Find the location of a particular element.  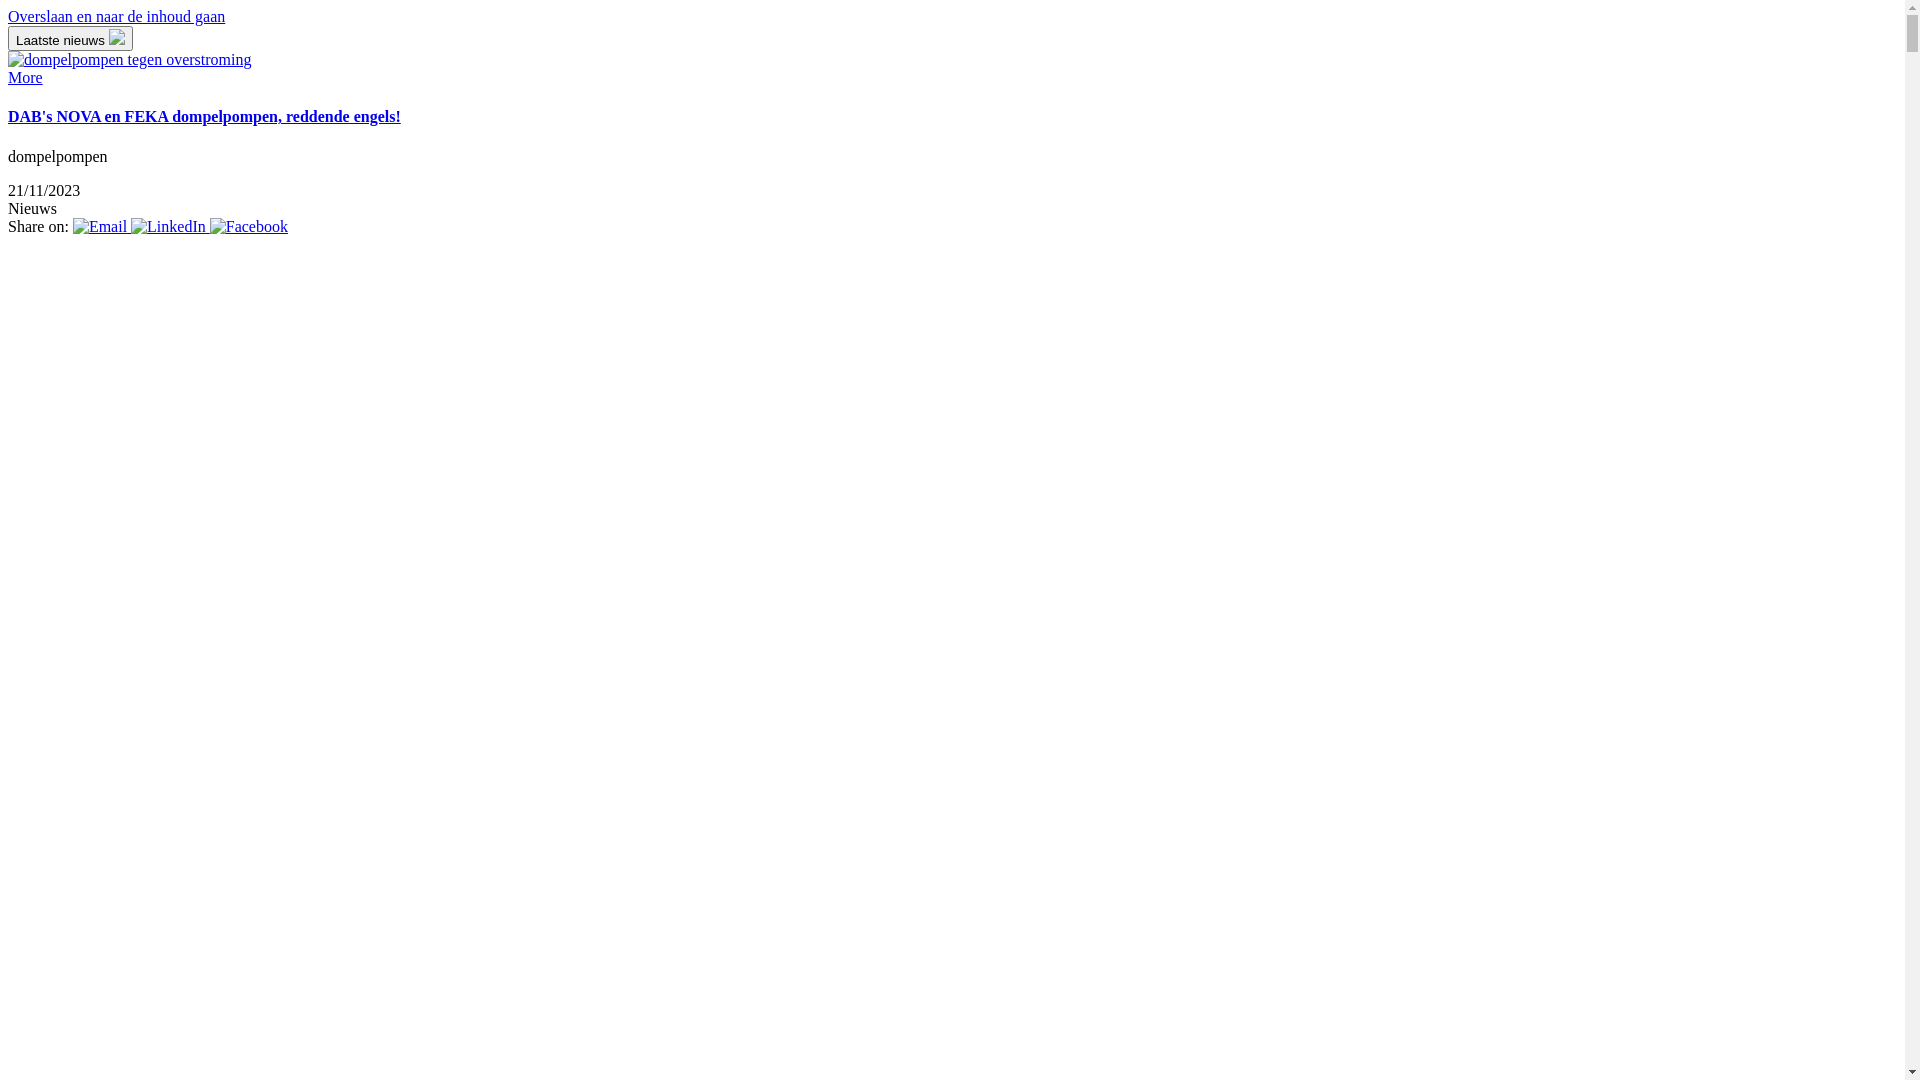

'Laatste nieuws' is located at coordinates (70, 38).